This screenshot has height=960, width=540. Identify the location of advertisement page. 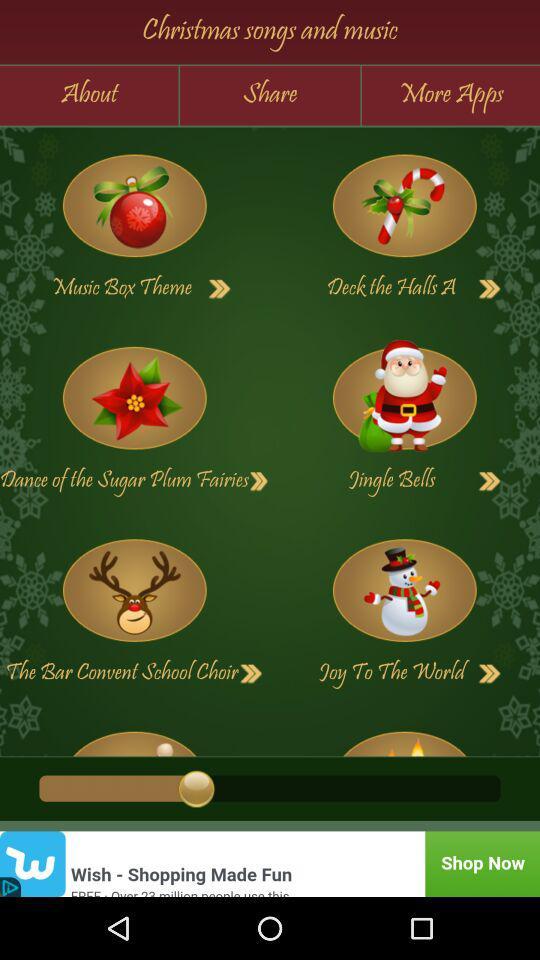
(270, 863).